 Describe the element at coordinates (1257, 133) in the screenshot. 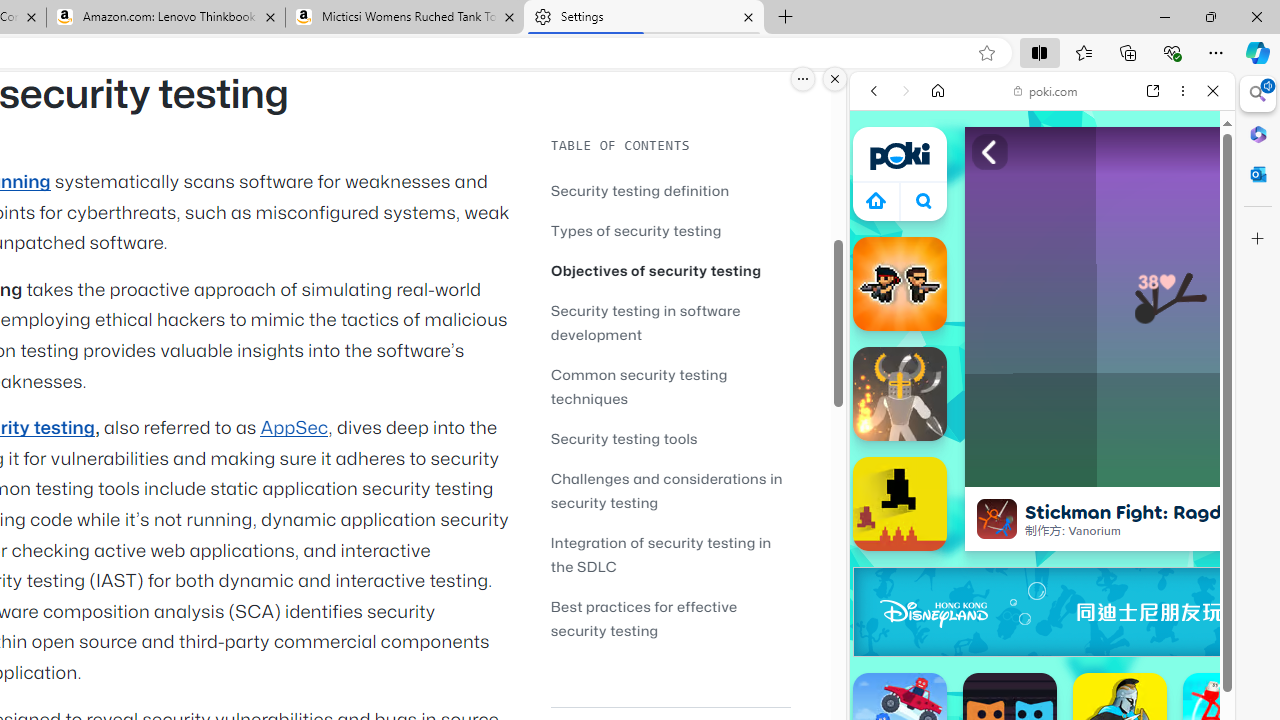

I see `'Microsoft 365'` at that location.